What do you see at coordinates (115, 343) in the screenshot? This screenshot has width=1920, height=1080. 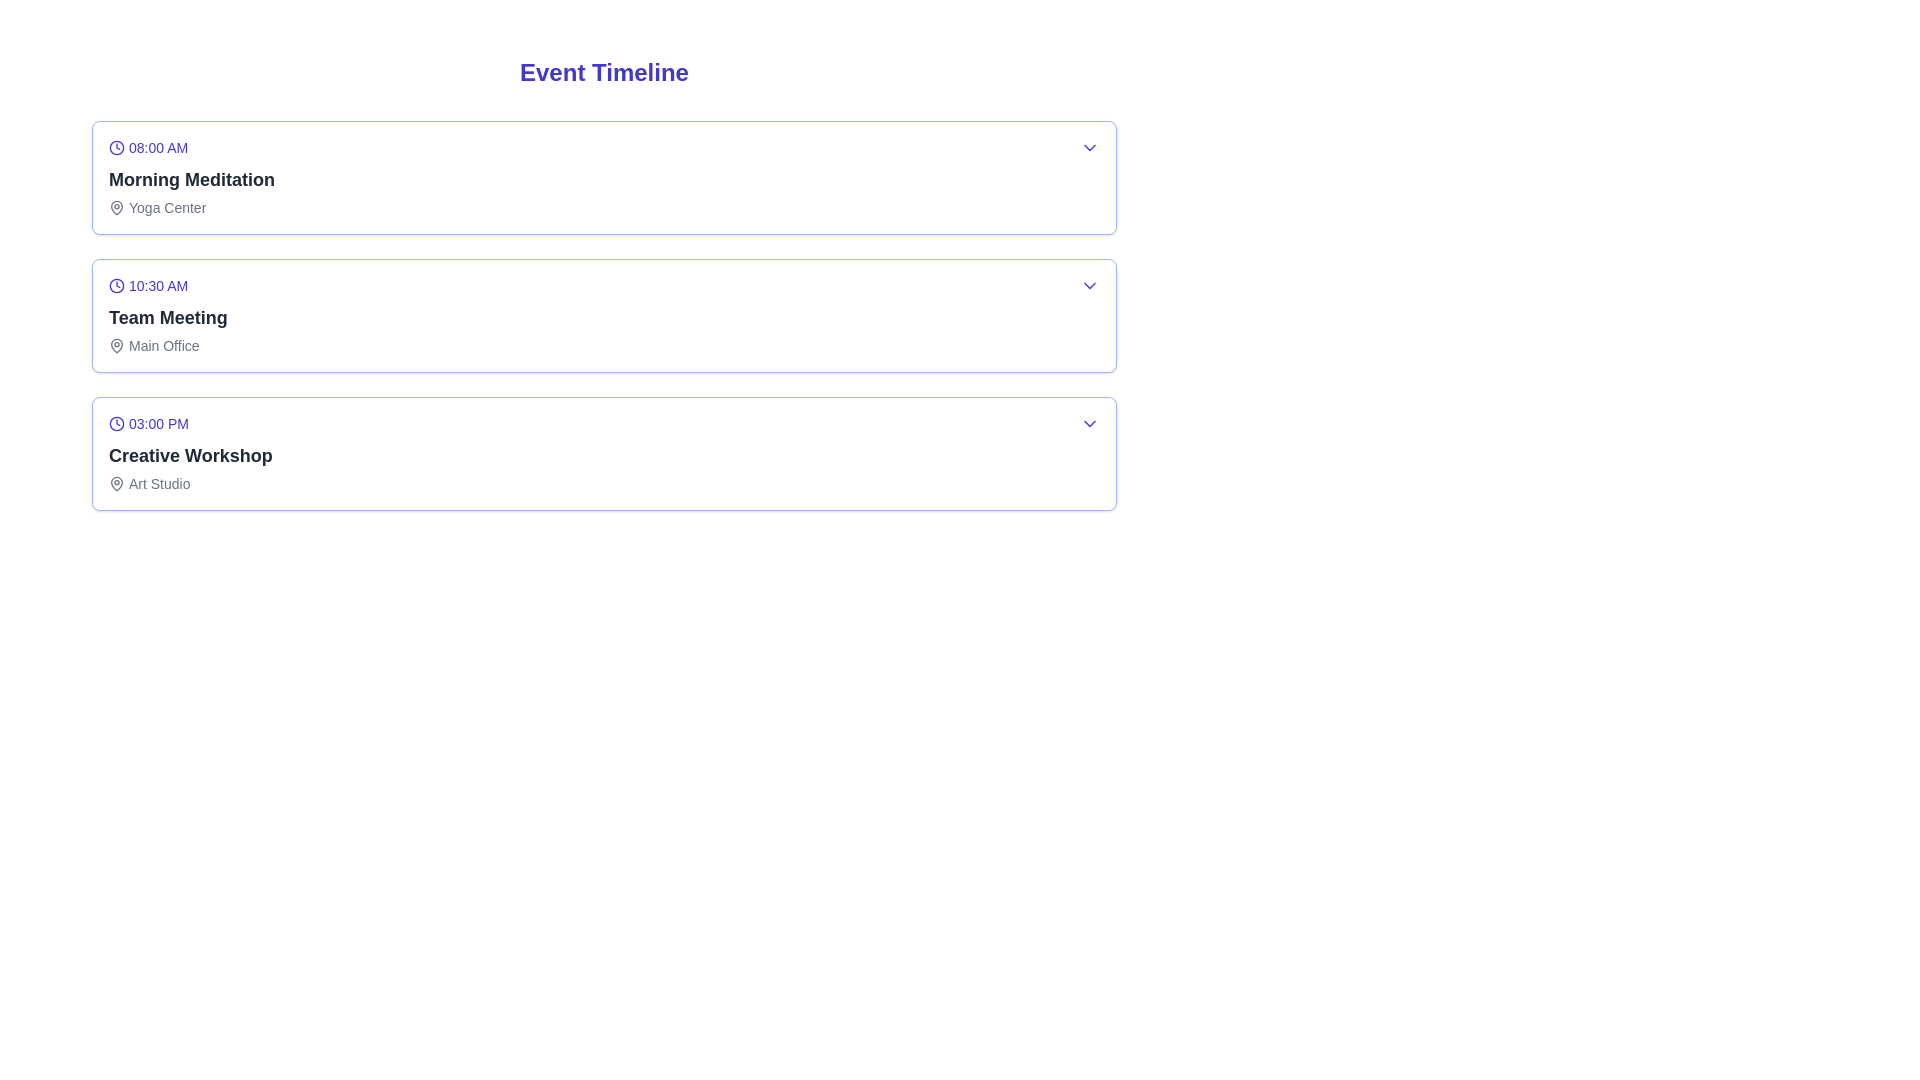 I see `the heart-like location indication icon adjacent to the text 'Main Office' in the second list item of the timeline display` at bounding box center [115, 343].